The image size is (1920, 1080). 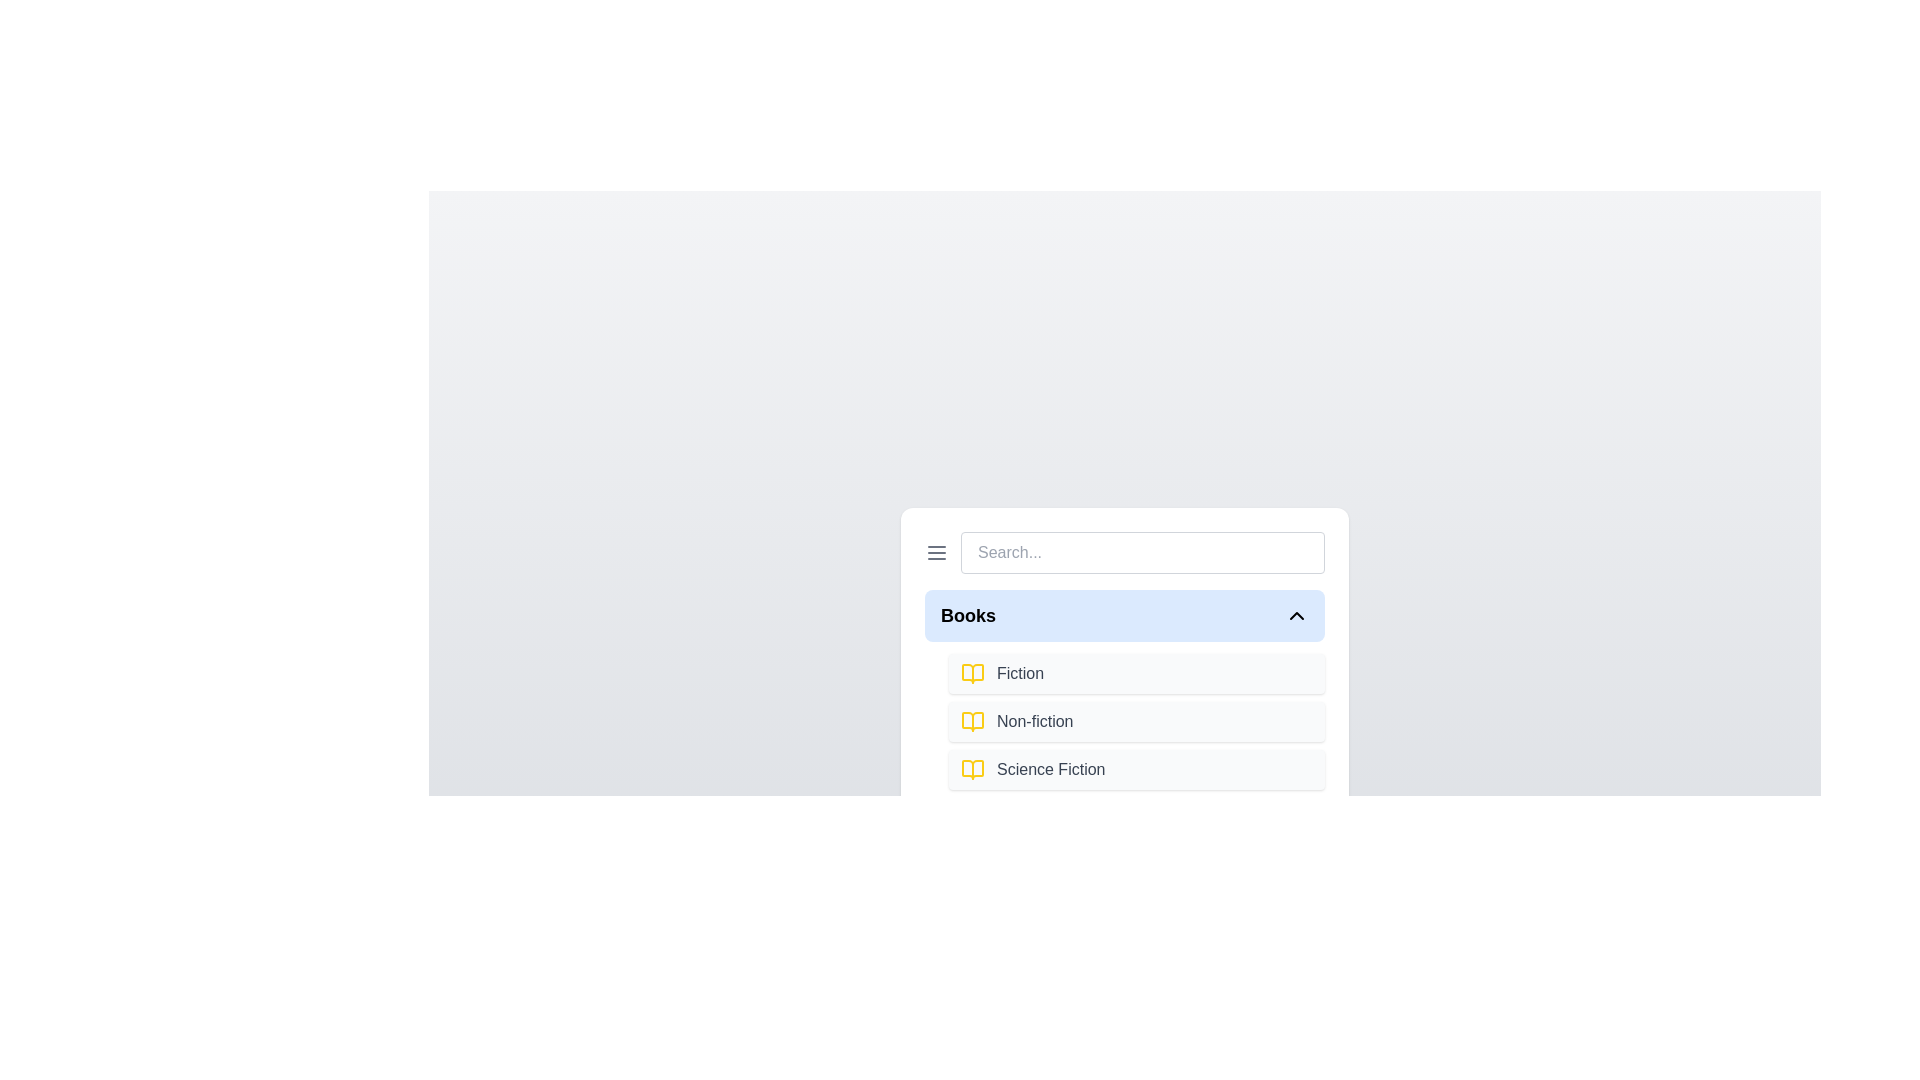 I want to click on the item Non-fiction from the expanded section, so click(x=1137, y=721).